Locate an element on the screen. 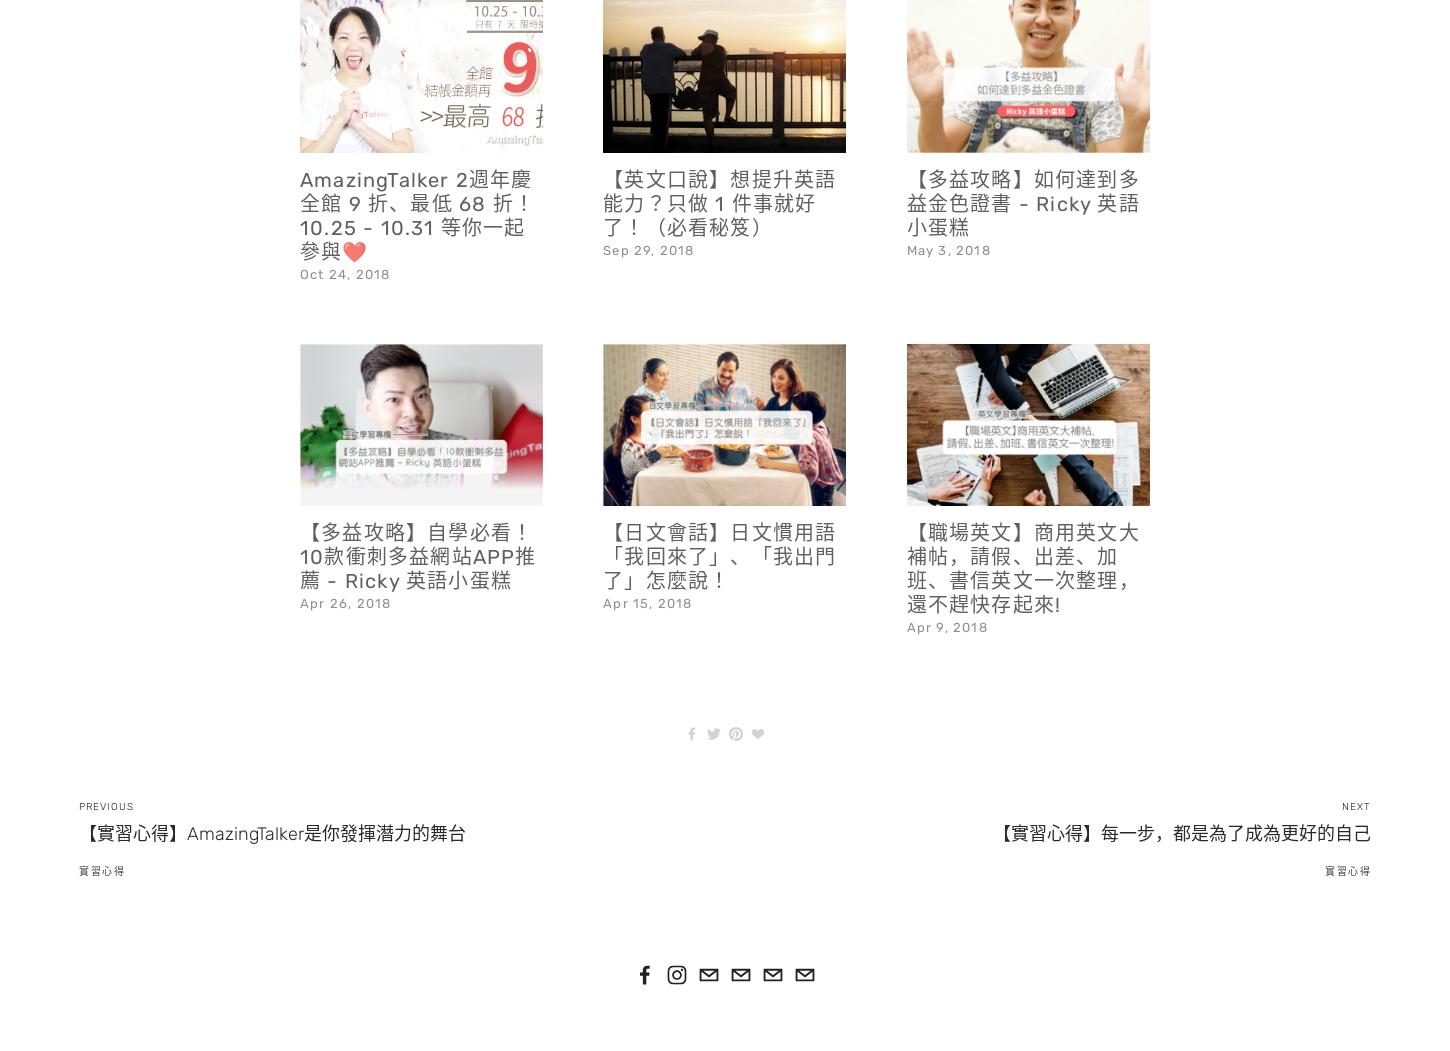 Image resolution: width=1450 pixels, height=1051 pixels. '【實習心得】AmazingTalker是你發揮潛力的舞台' is located at coordinates (79, 779).